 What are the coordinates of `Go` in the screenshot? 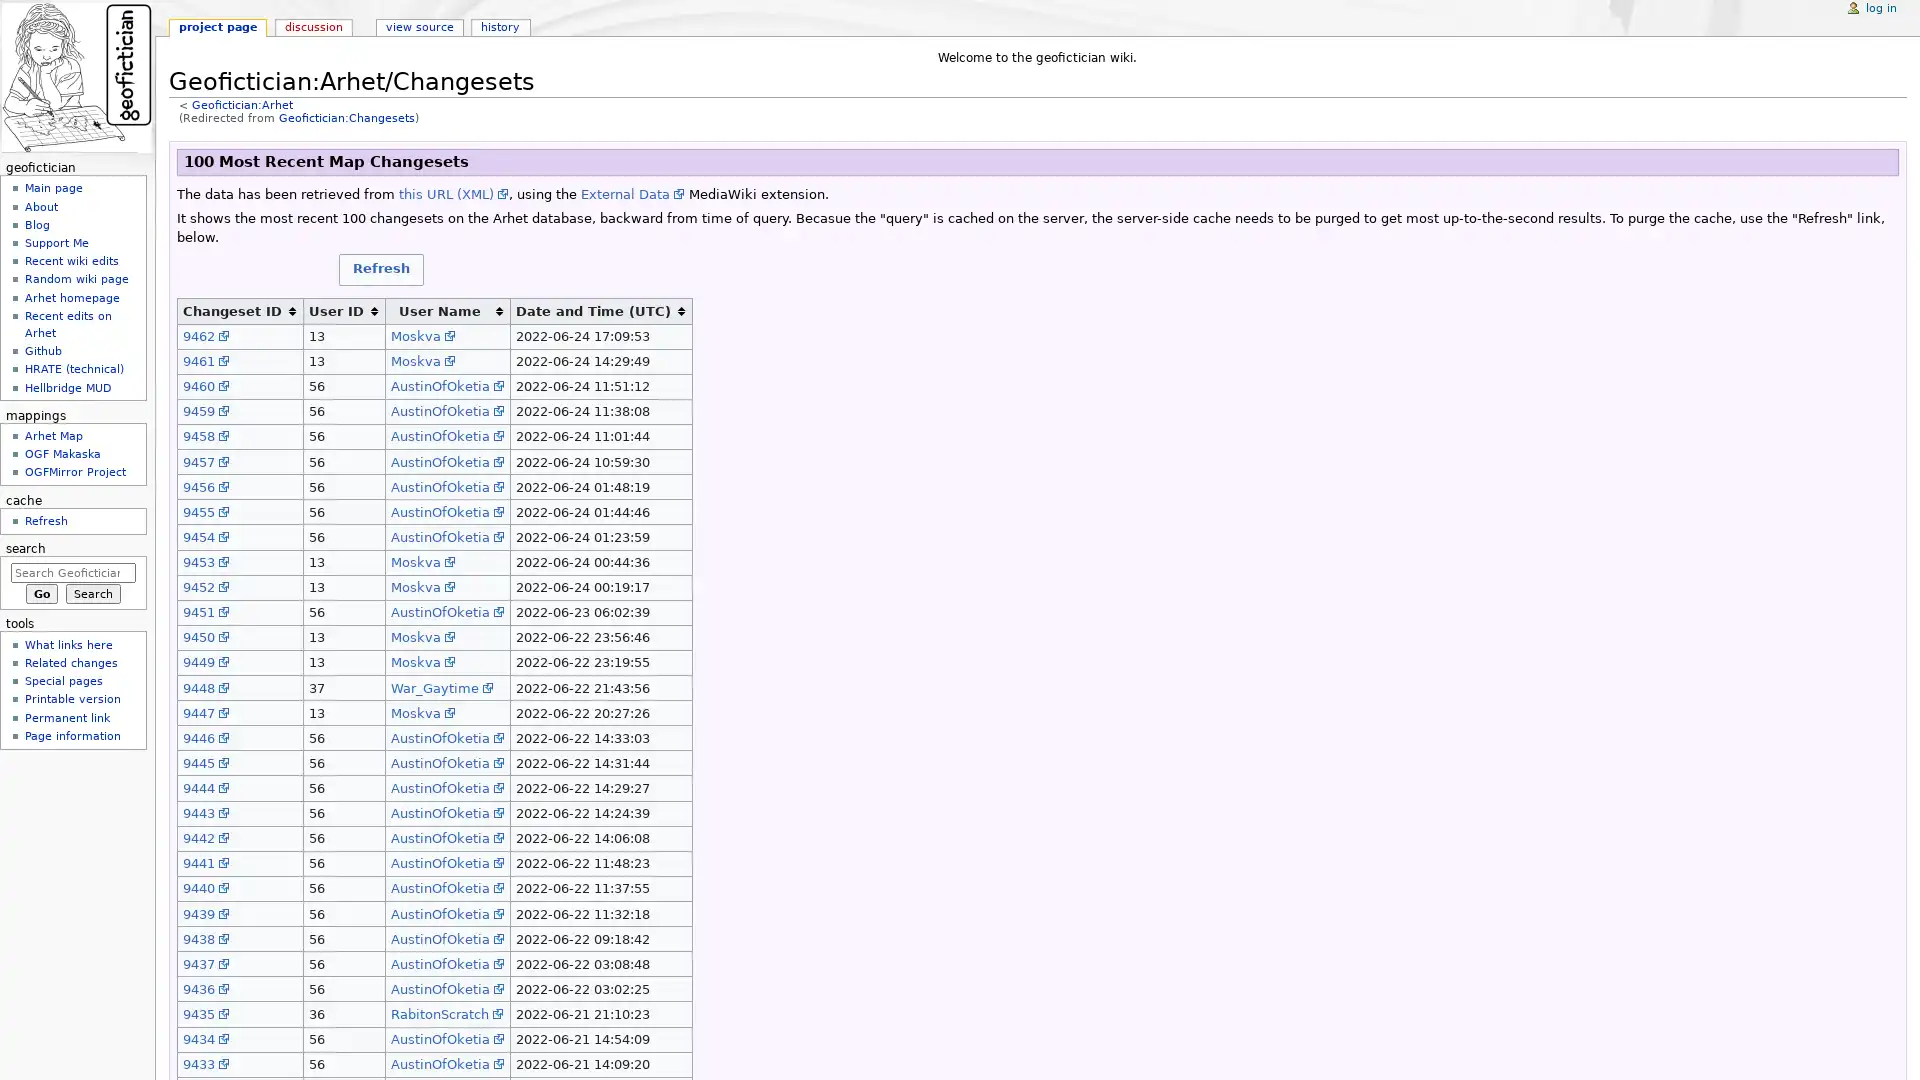 It's located at (41, 593).